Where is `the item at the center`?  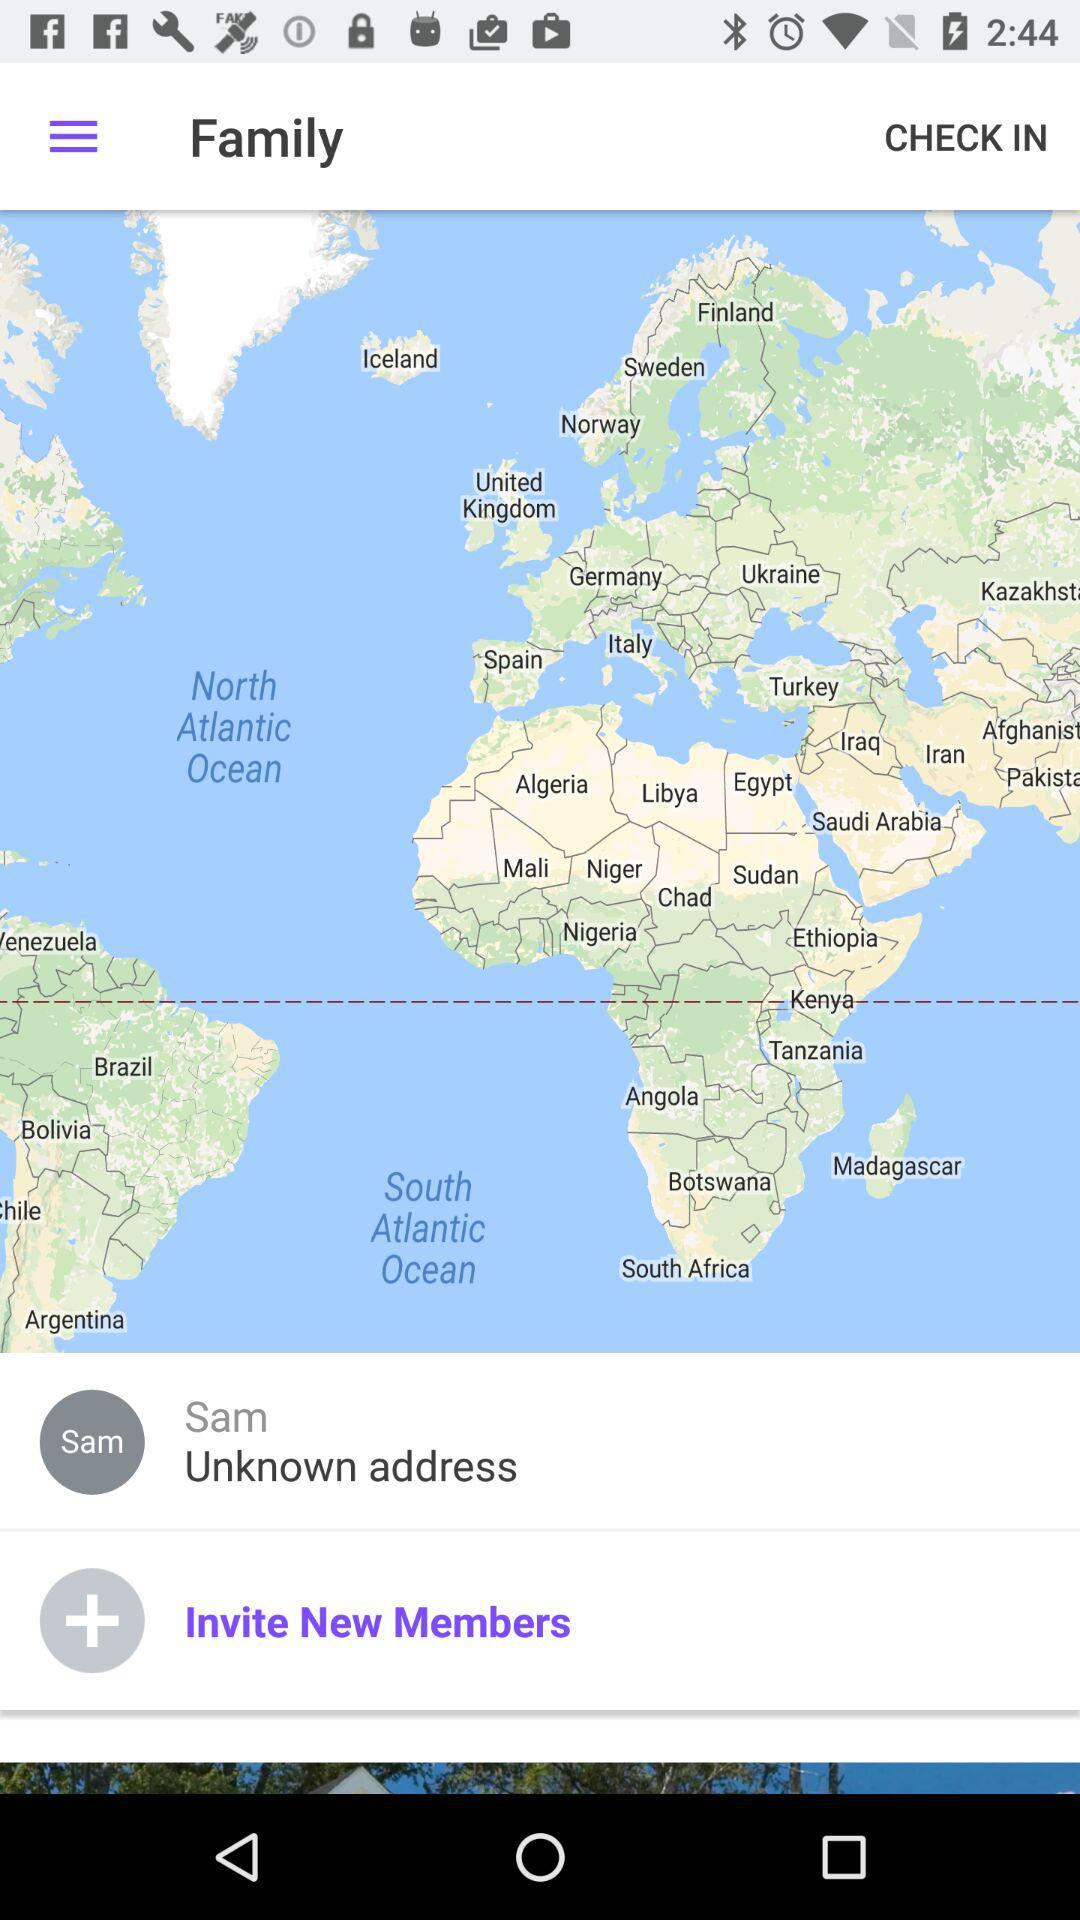
the item at the center is located at coordinates (540, 1002).